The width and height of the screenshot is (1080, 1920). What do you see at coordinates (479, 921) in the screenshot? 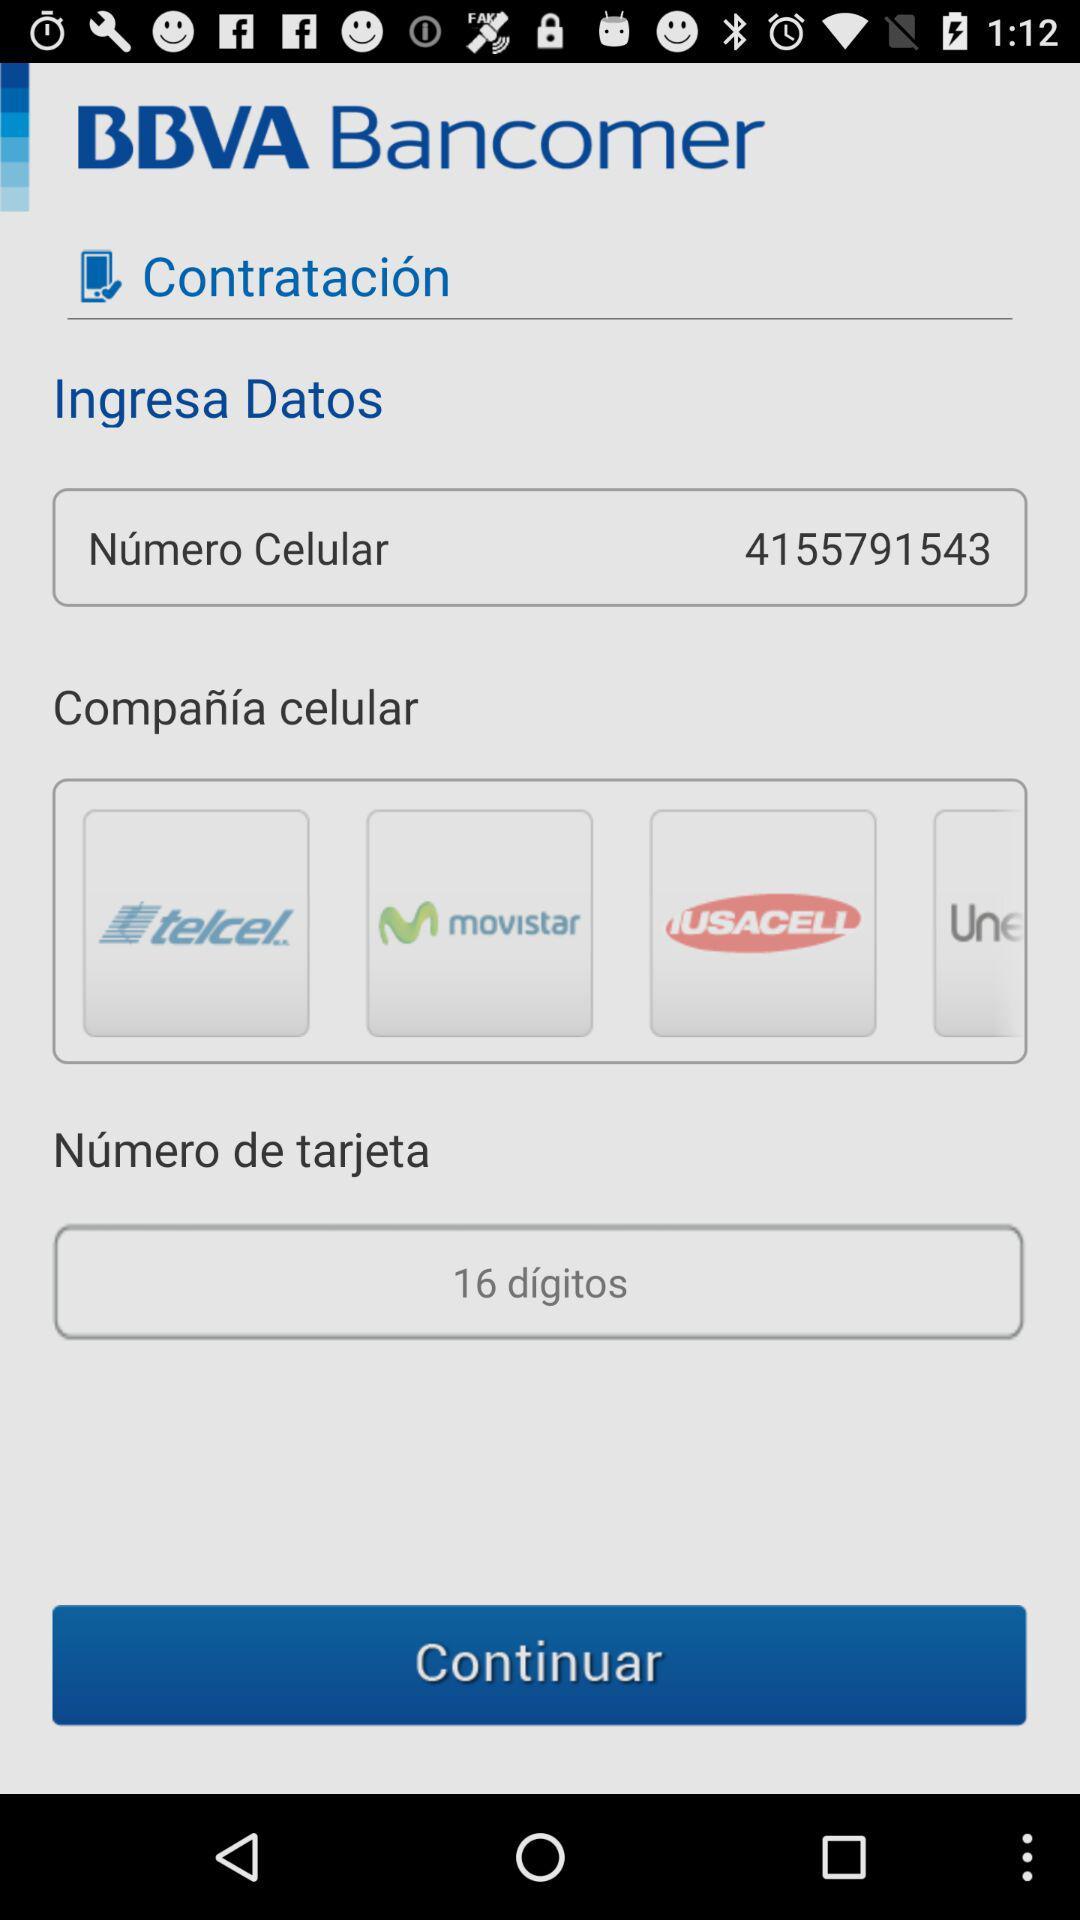
I see `choose movistar telco` at bounding box center [479, 921].